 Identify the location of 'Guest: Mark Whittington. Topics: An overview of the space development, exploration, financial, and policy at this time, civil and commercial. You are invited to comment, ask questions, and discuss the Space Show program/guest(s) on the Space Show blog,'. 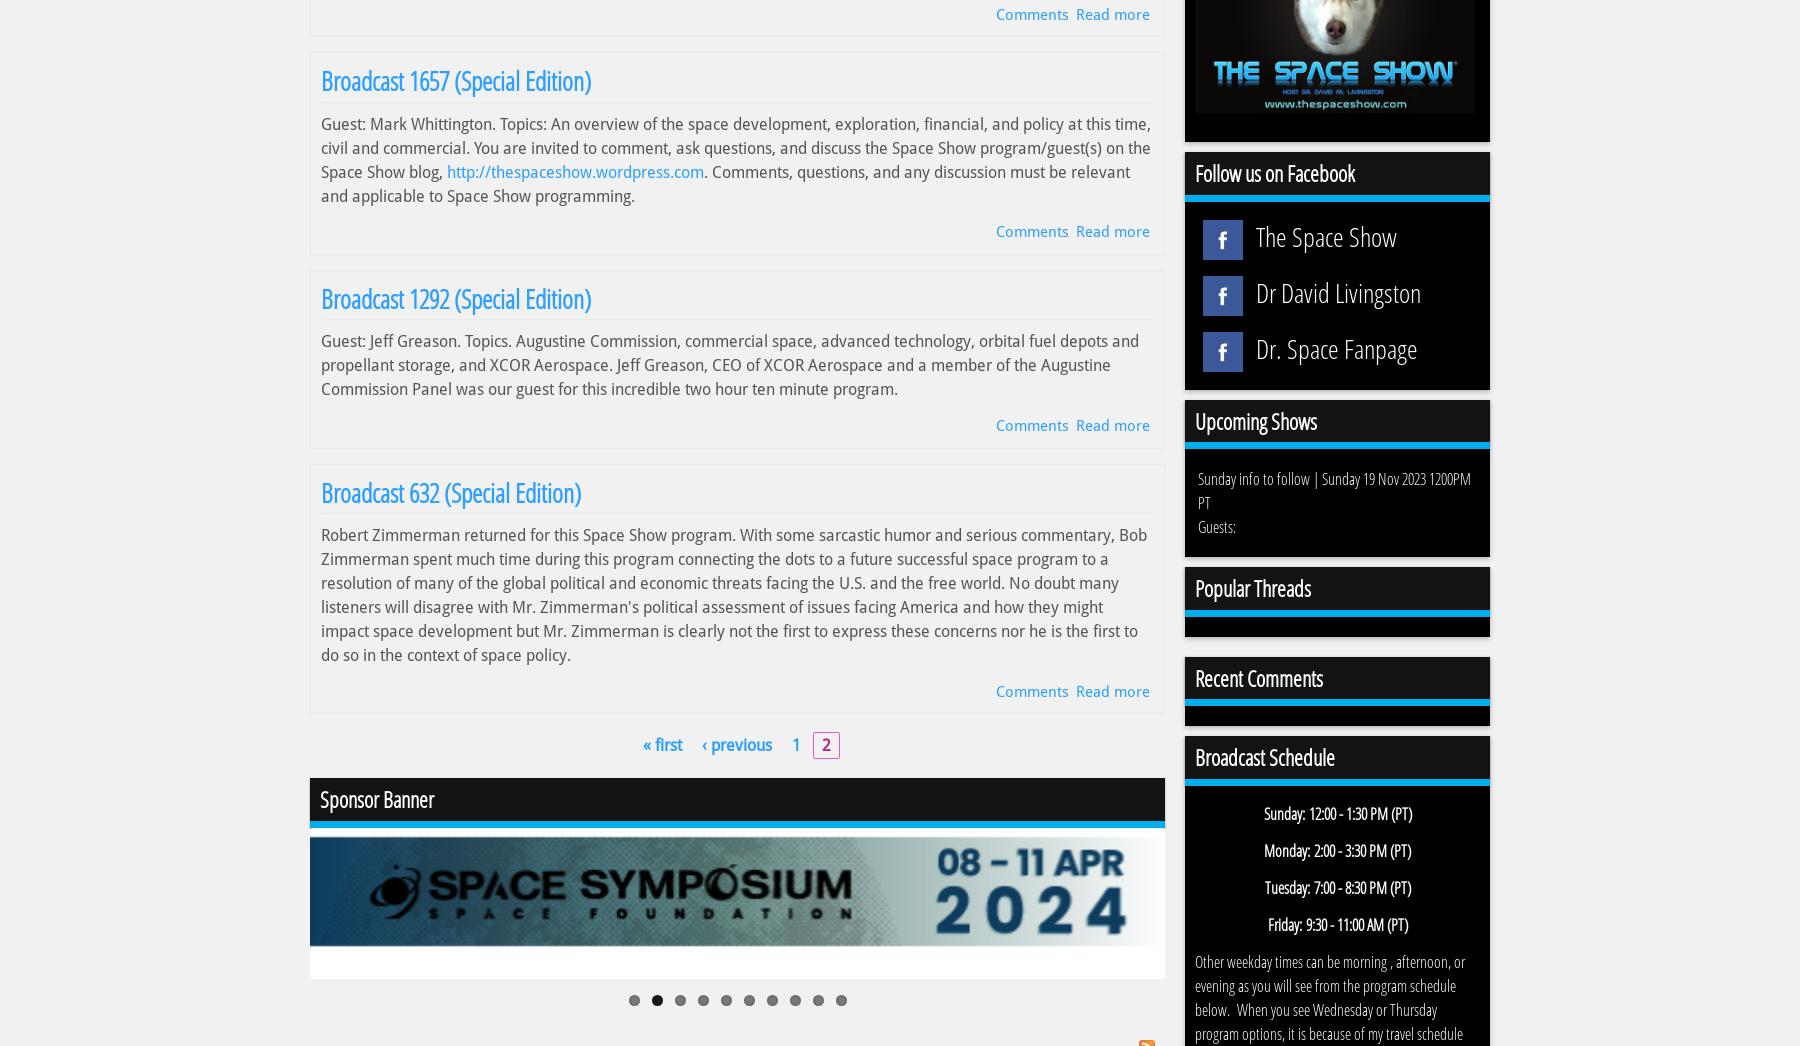
(319, 146).